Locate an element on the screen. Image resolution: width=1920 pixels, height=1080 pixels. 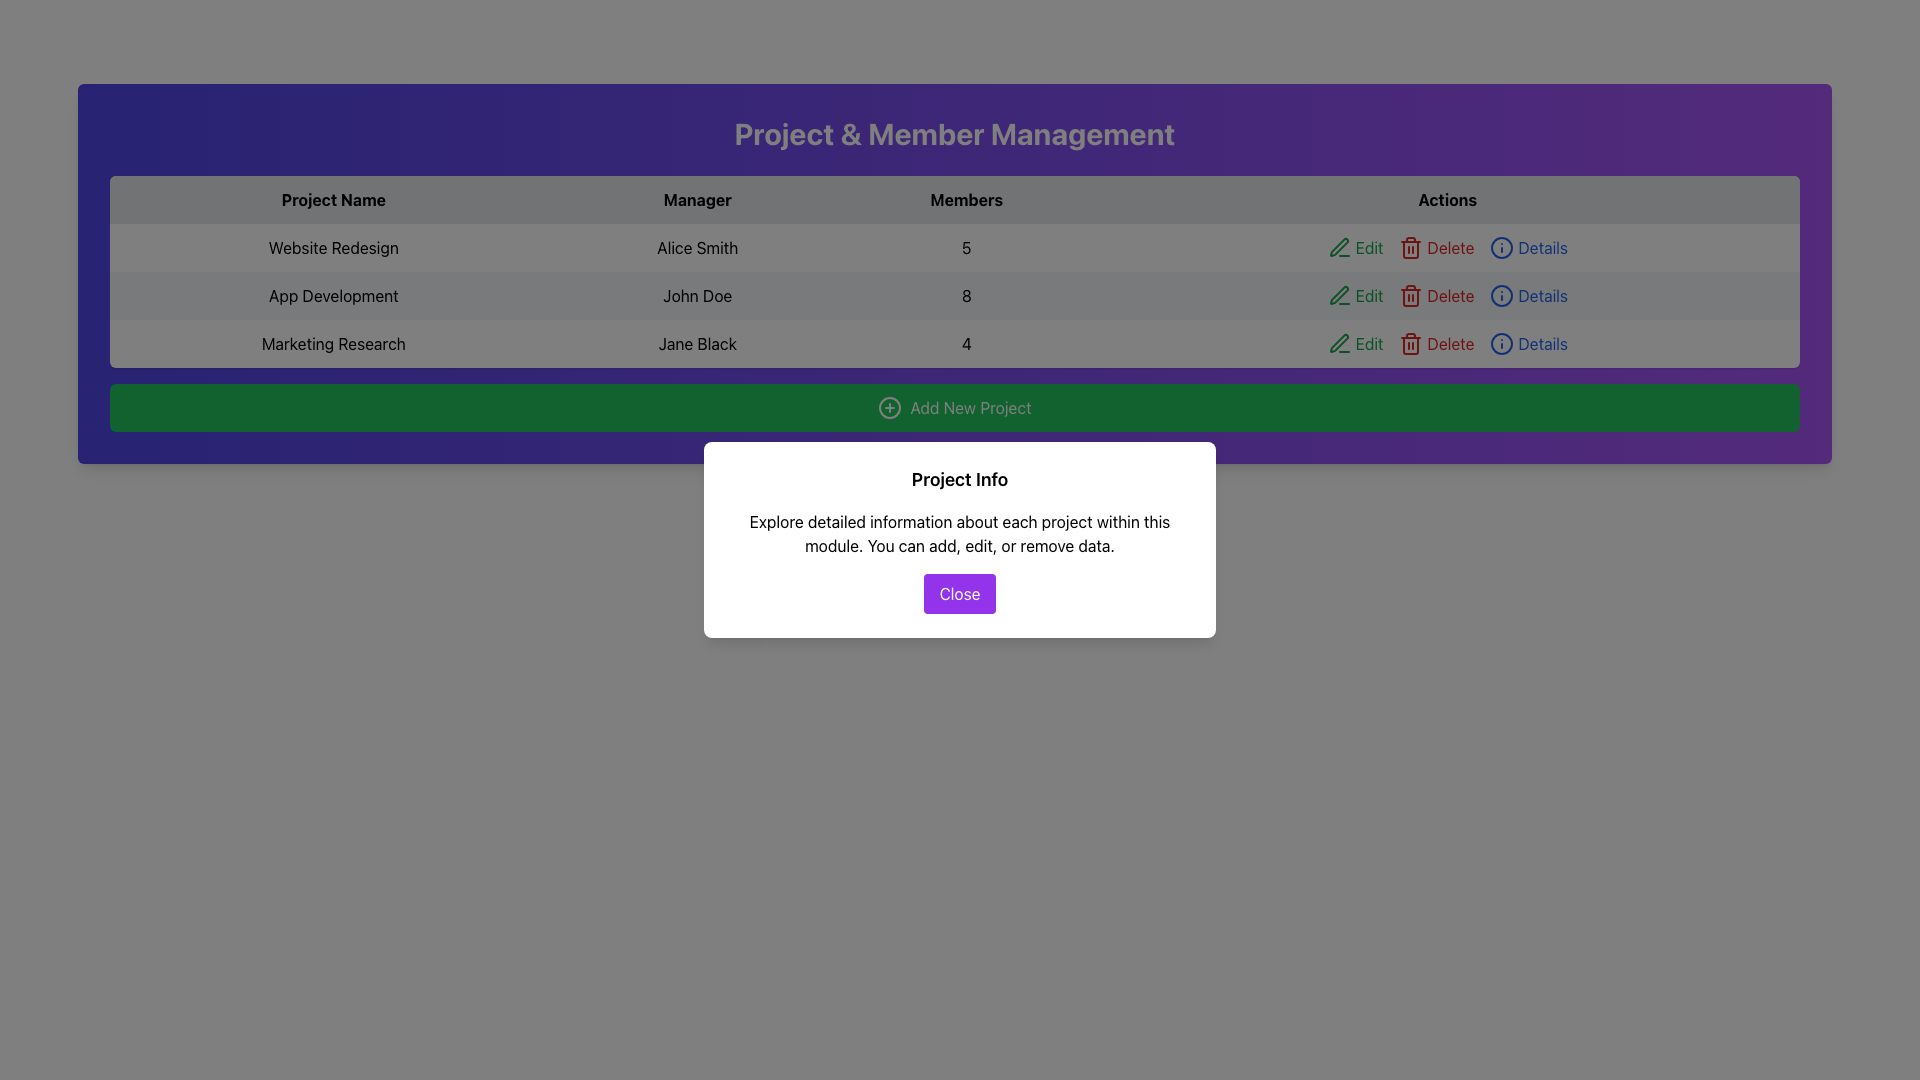
the 'Members' column header in the data table, which is the third column header located between the 'Manager' and 'Actions' column headers is located at coordinates (966, 200).